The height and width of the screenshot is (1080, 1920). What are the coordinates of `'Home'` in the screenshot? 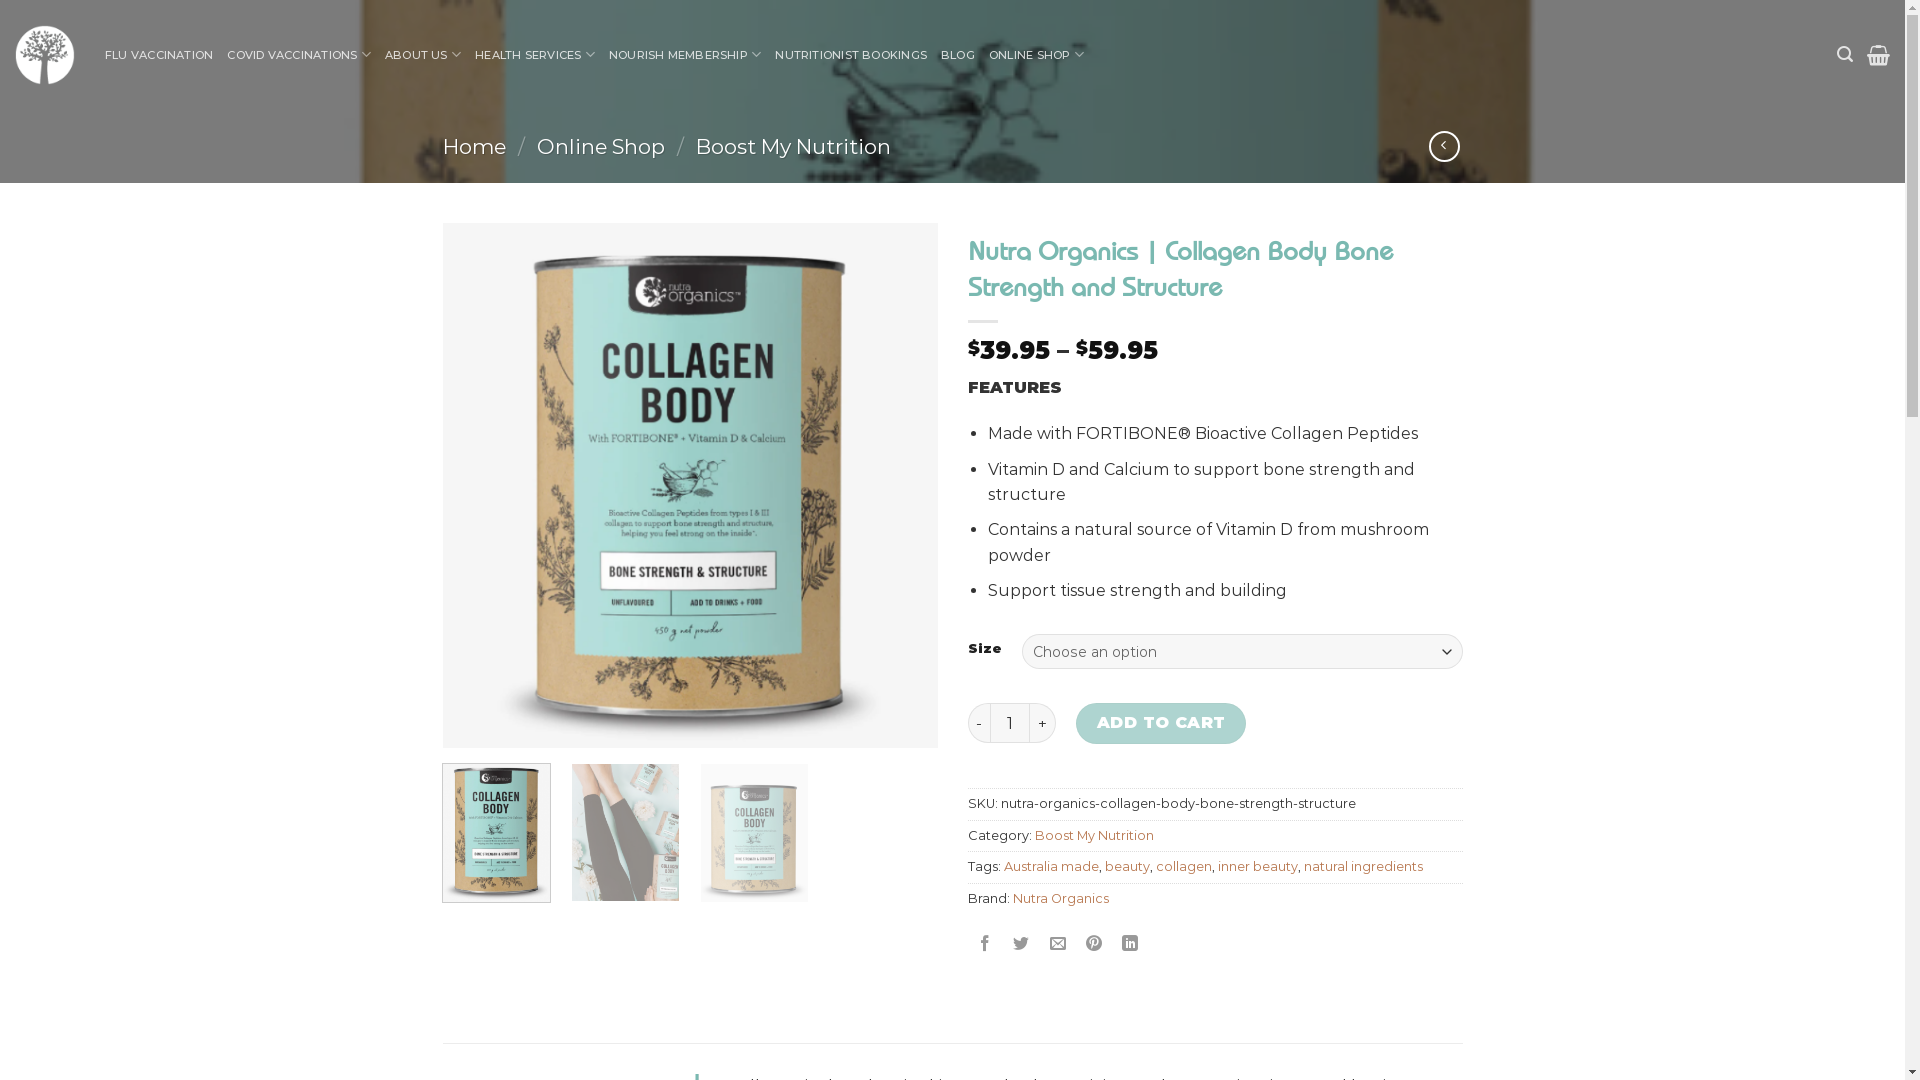 It's located at (472, 145).